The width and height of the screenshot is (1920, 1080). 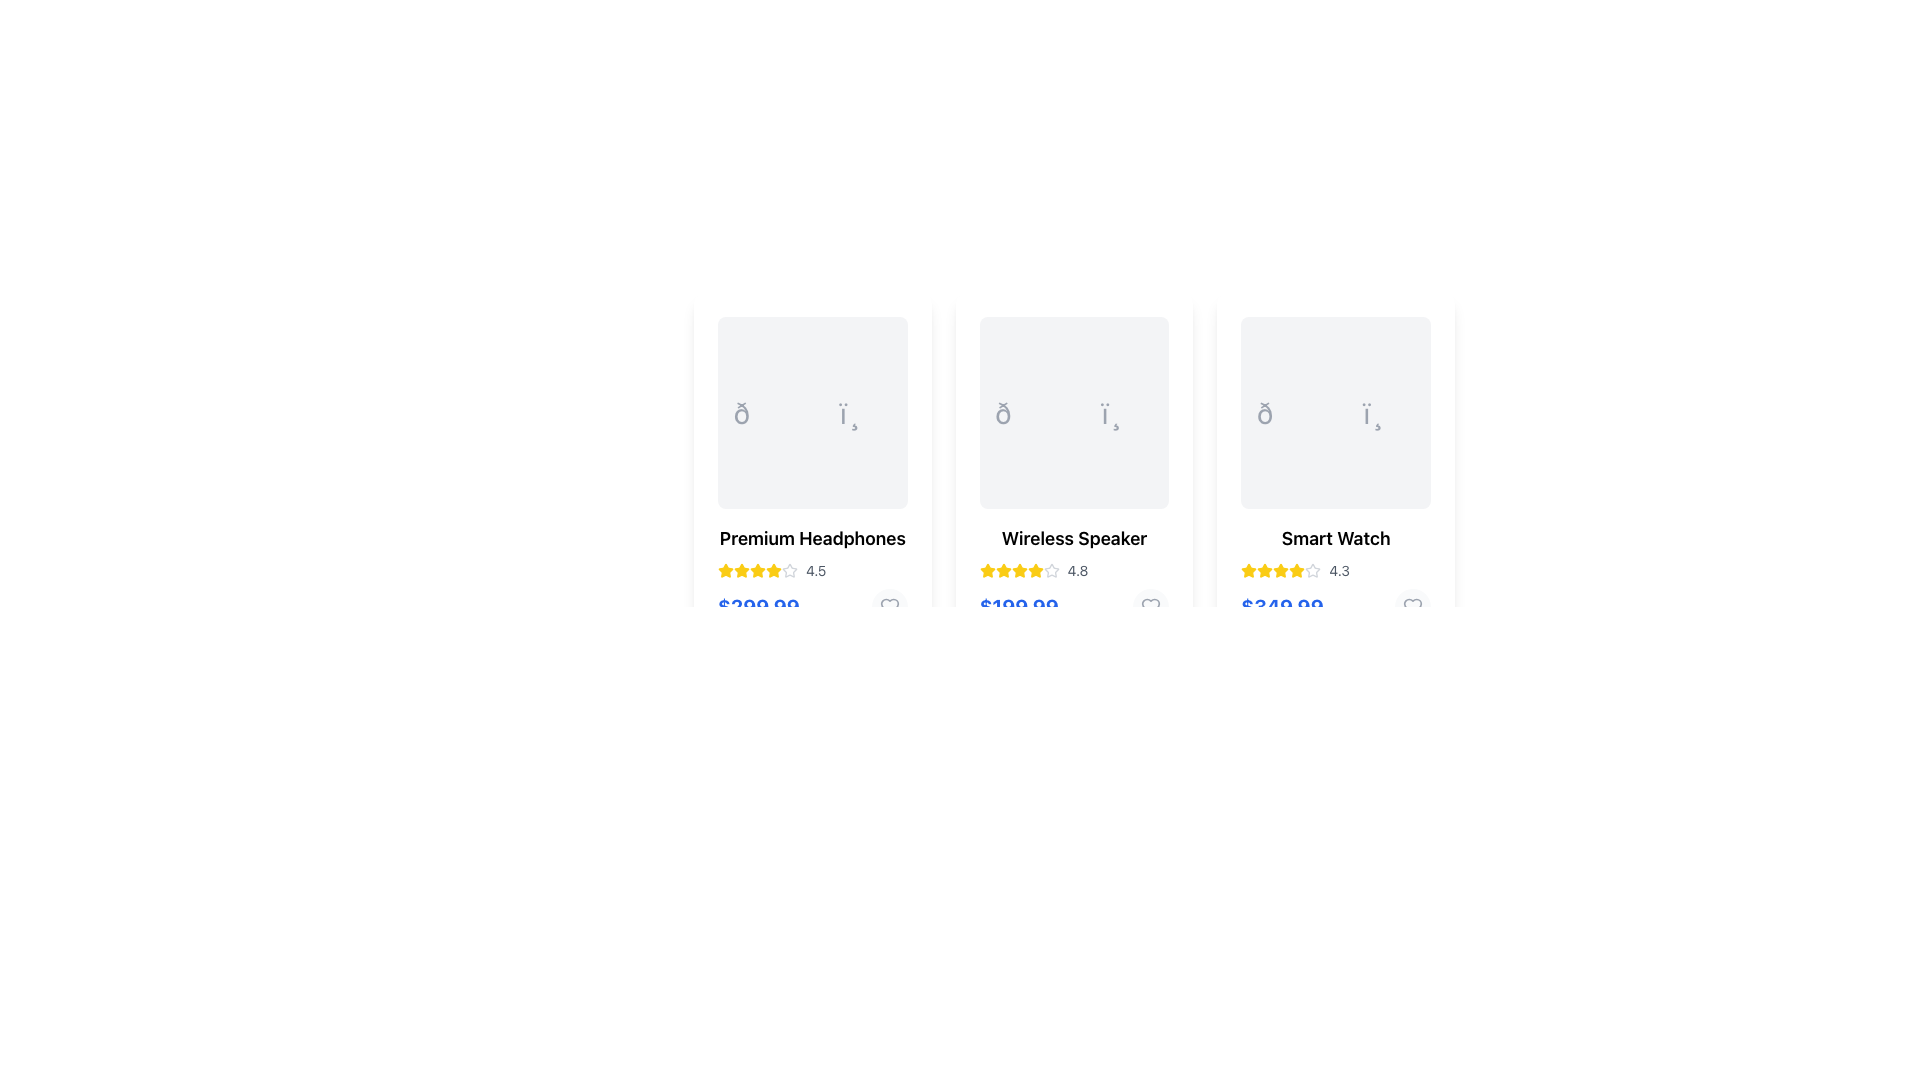 What do you see at coordinates (1336, 538) in the screenshot?
I see `the text label displaying 'Smart Watch', which is styled in a bold font and located in the third column of the product listings card, positioned below the product image` at bounding box center [1336, 538].